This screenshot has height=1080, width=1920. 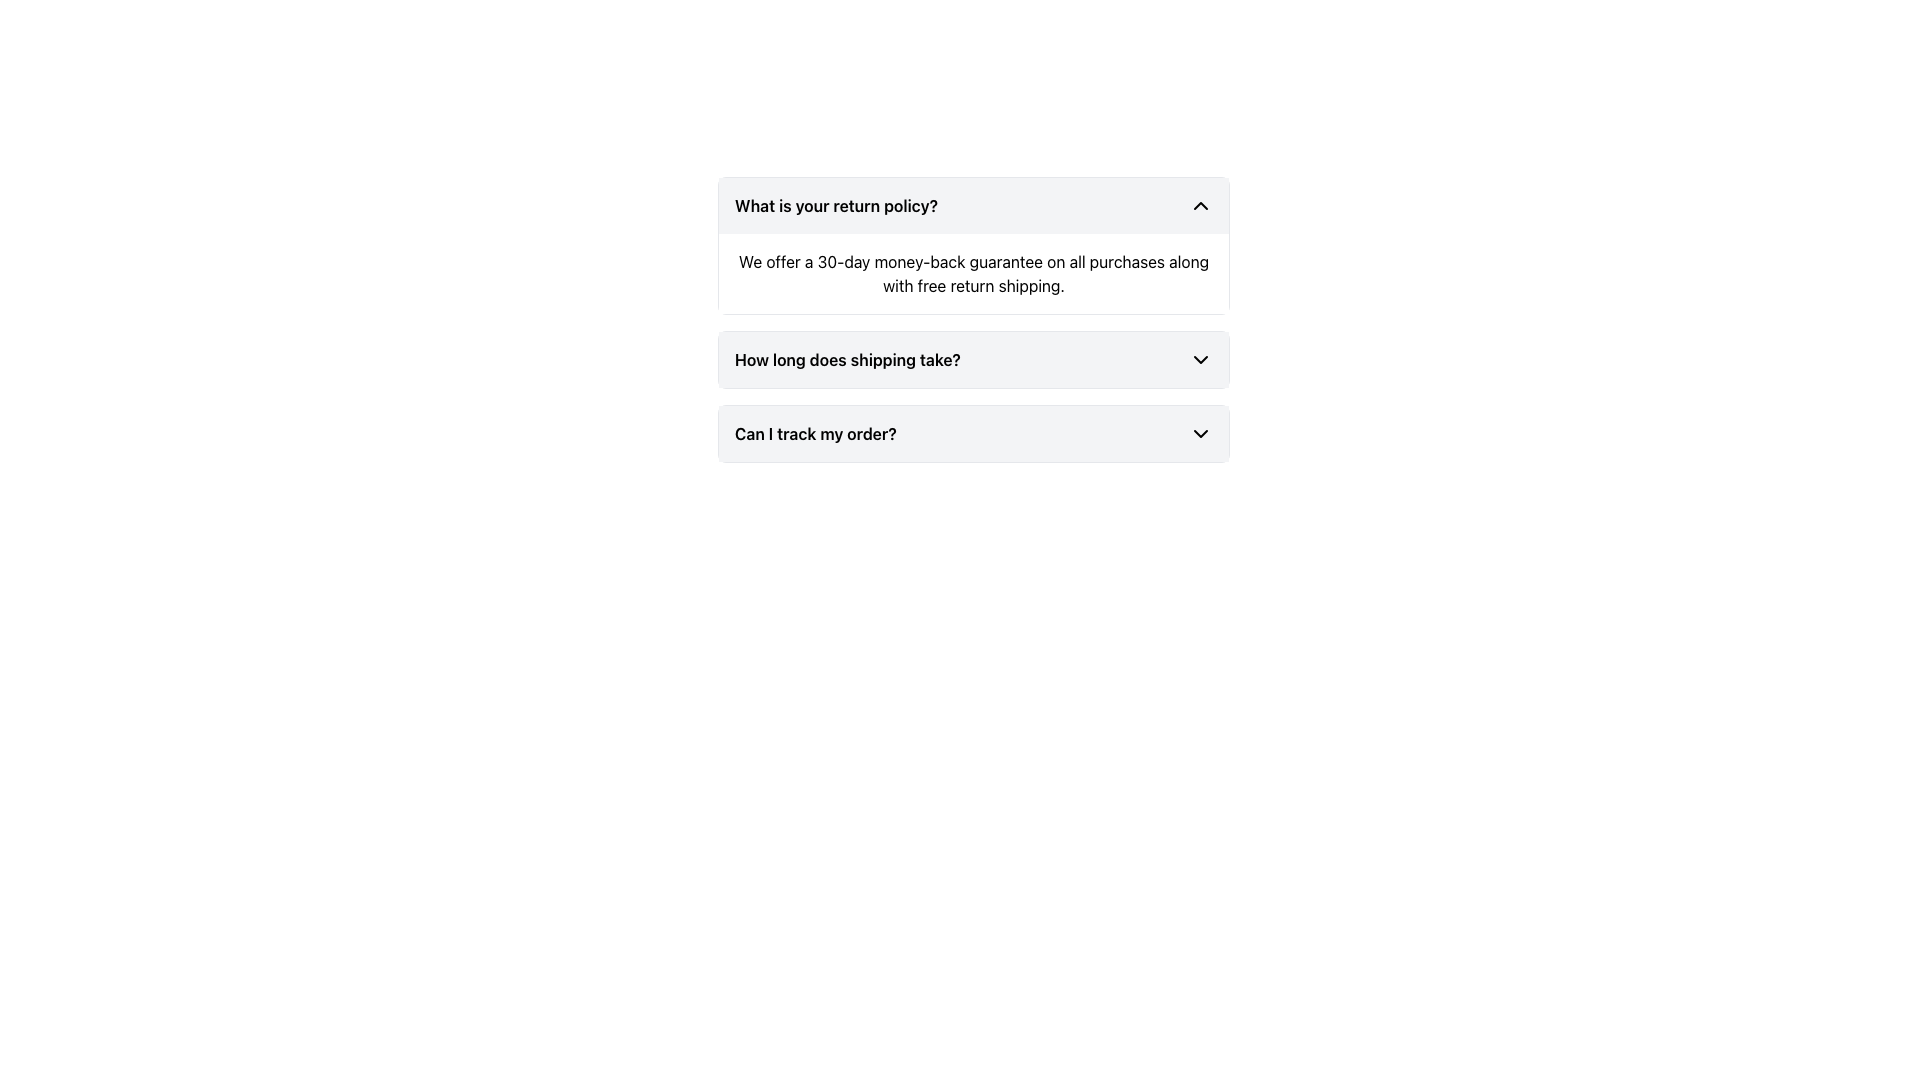 I want to click on the small upward-pointing chevron icon that toggles the panel state, located to the right of the text 'What is your return policy?', so click(x=1200, y=205).